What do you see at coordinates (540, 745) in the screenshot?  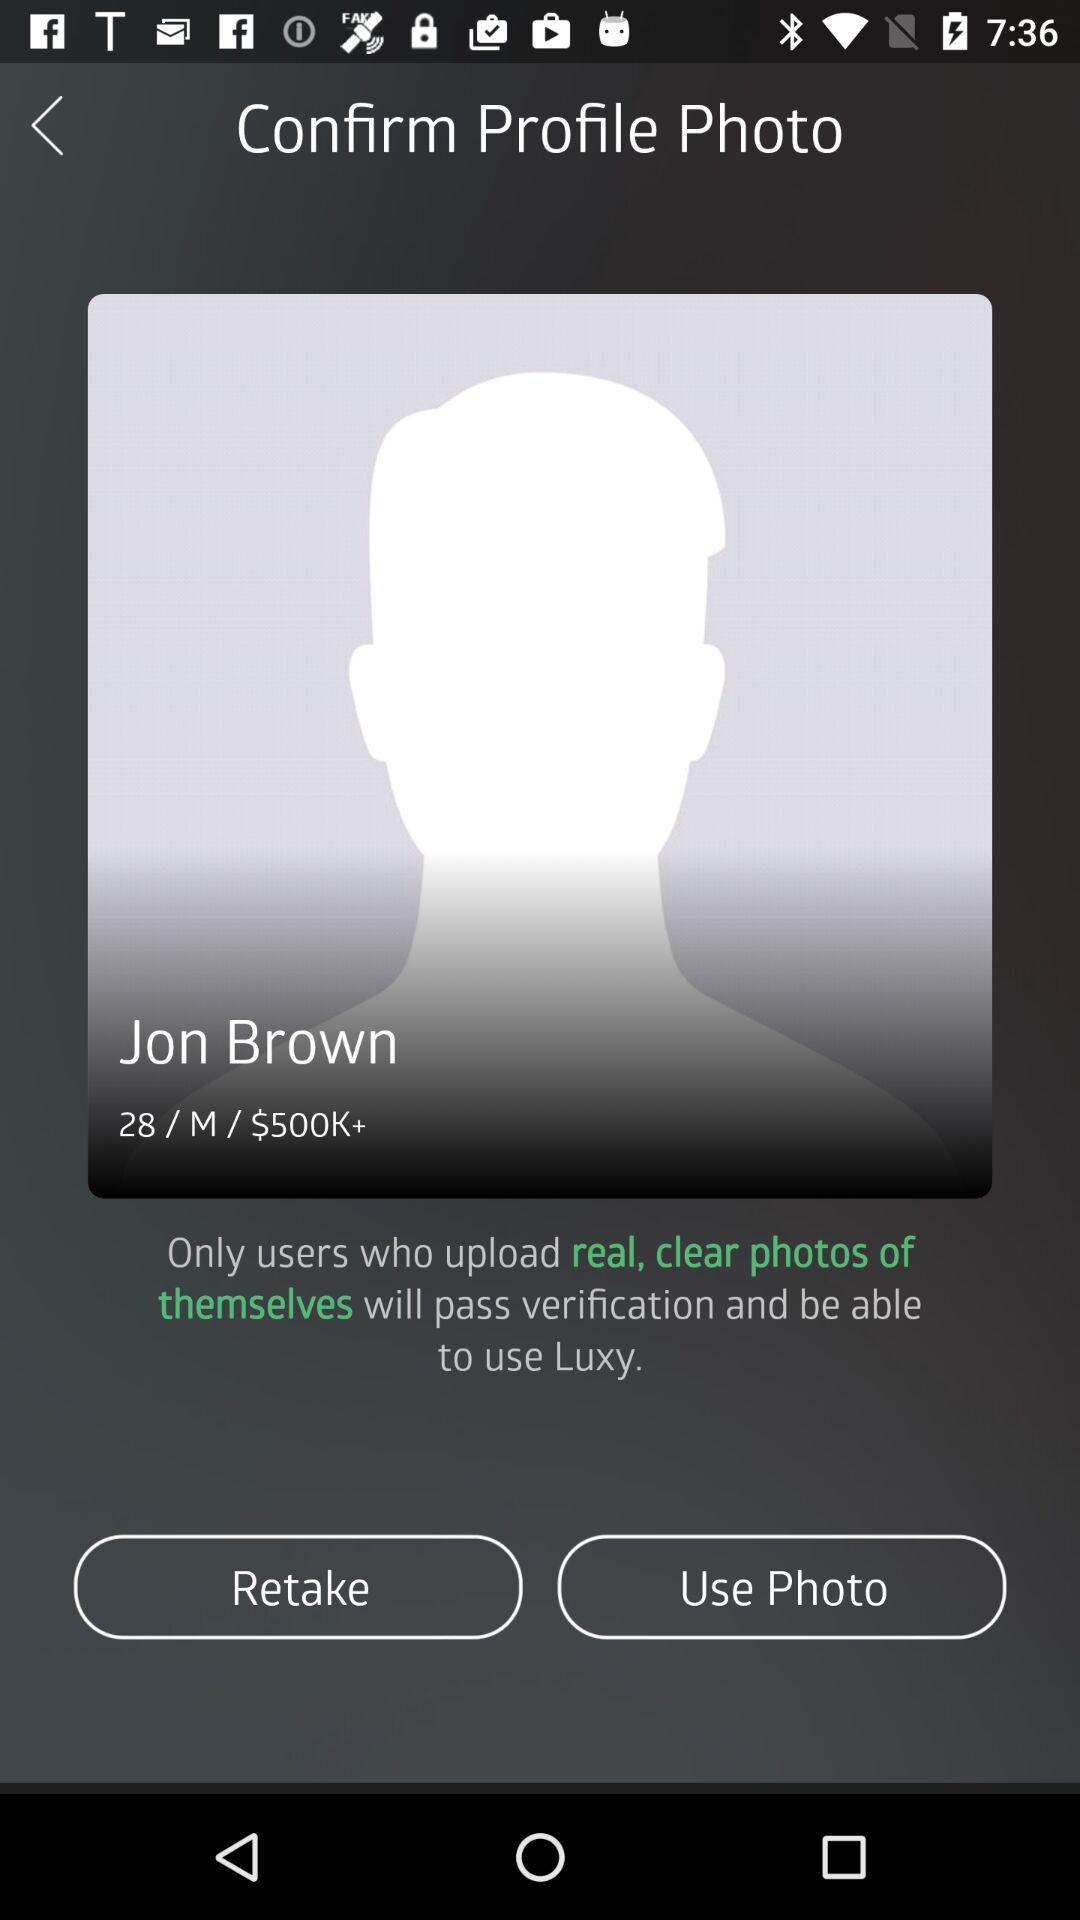 I see `current profile photo` at bounding box center [540, 745].